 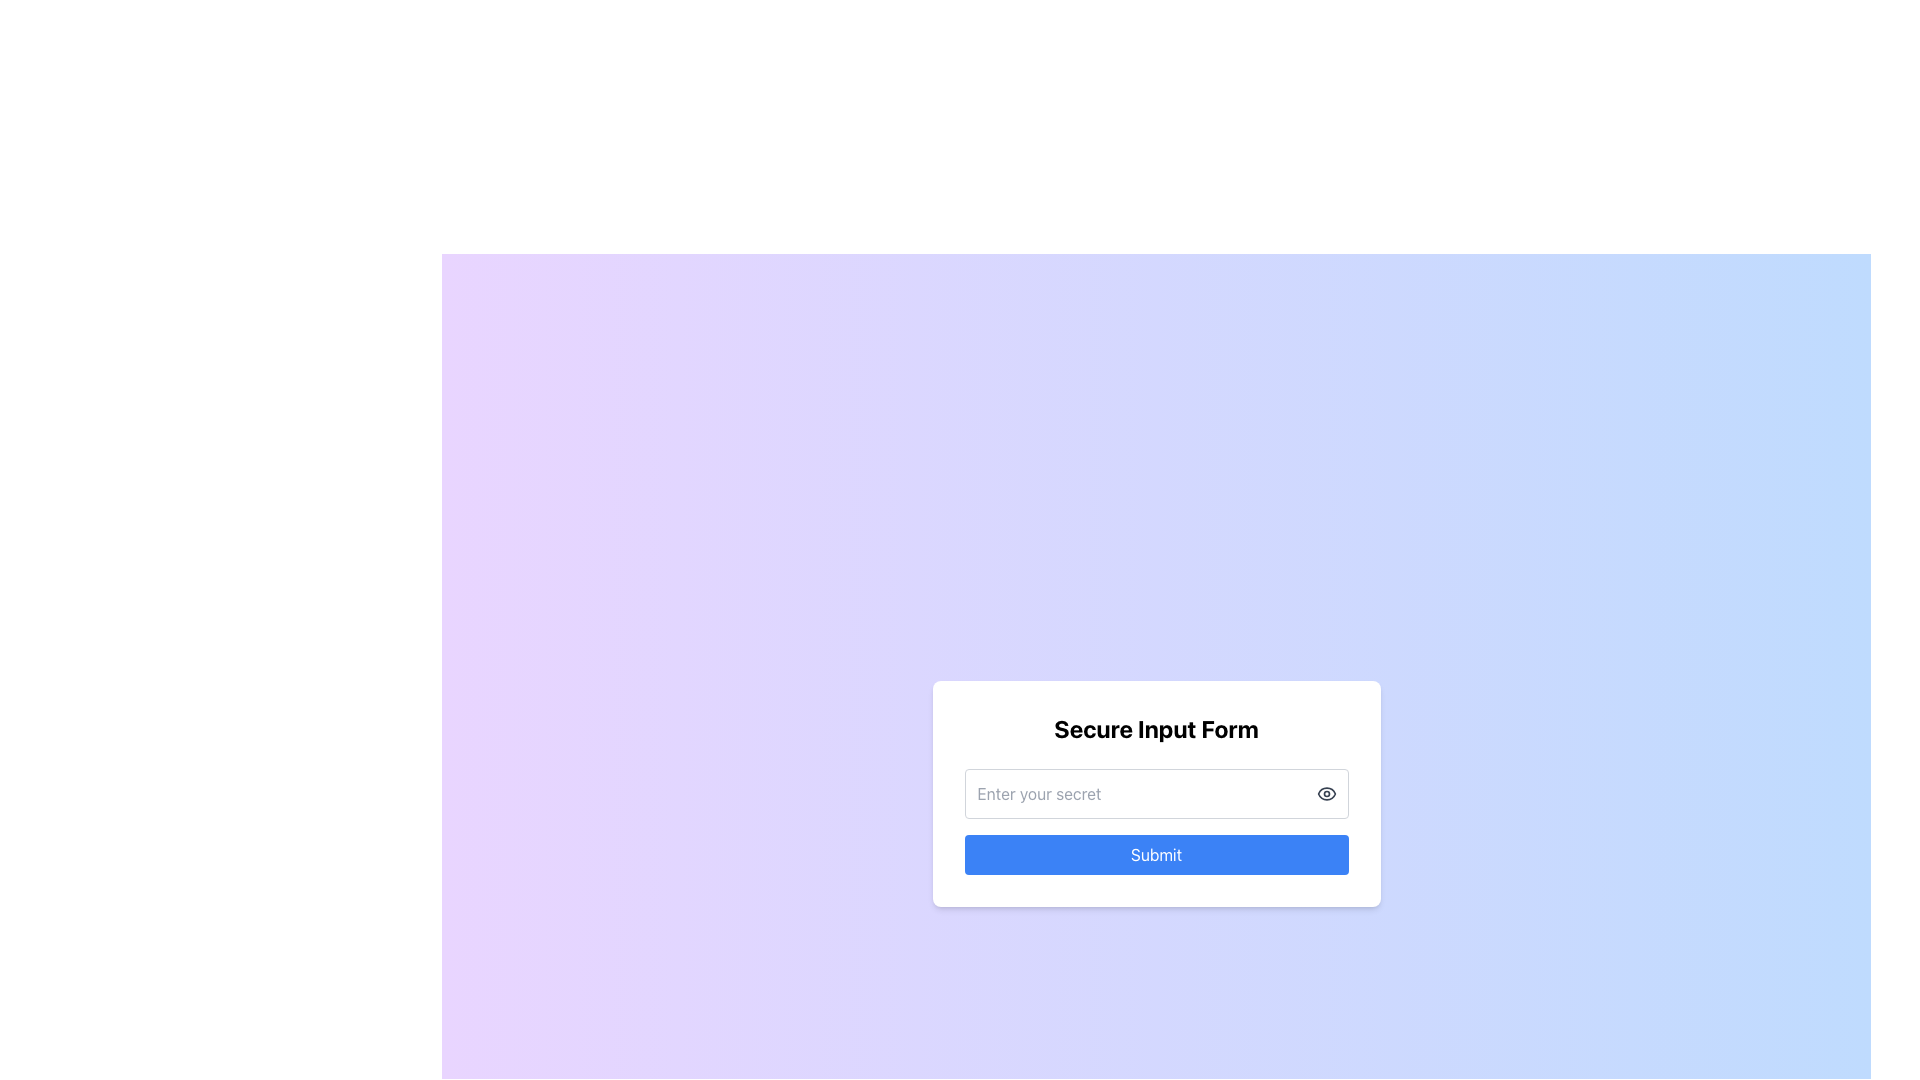 What do you see at coordinates (1156, 855) in the screenshot?
I see `the 'Submit' button with rounded corners and a blue background` at bounding box center [1156, 855].